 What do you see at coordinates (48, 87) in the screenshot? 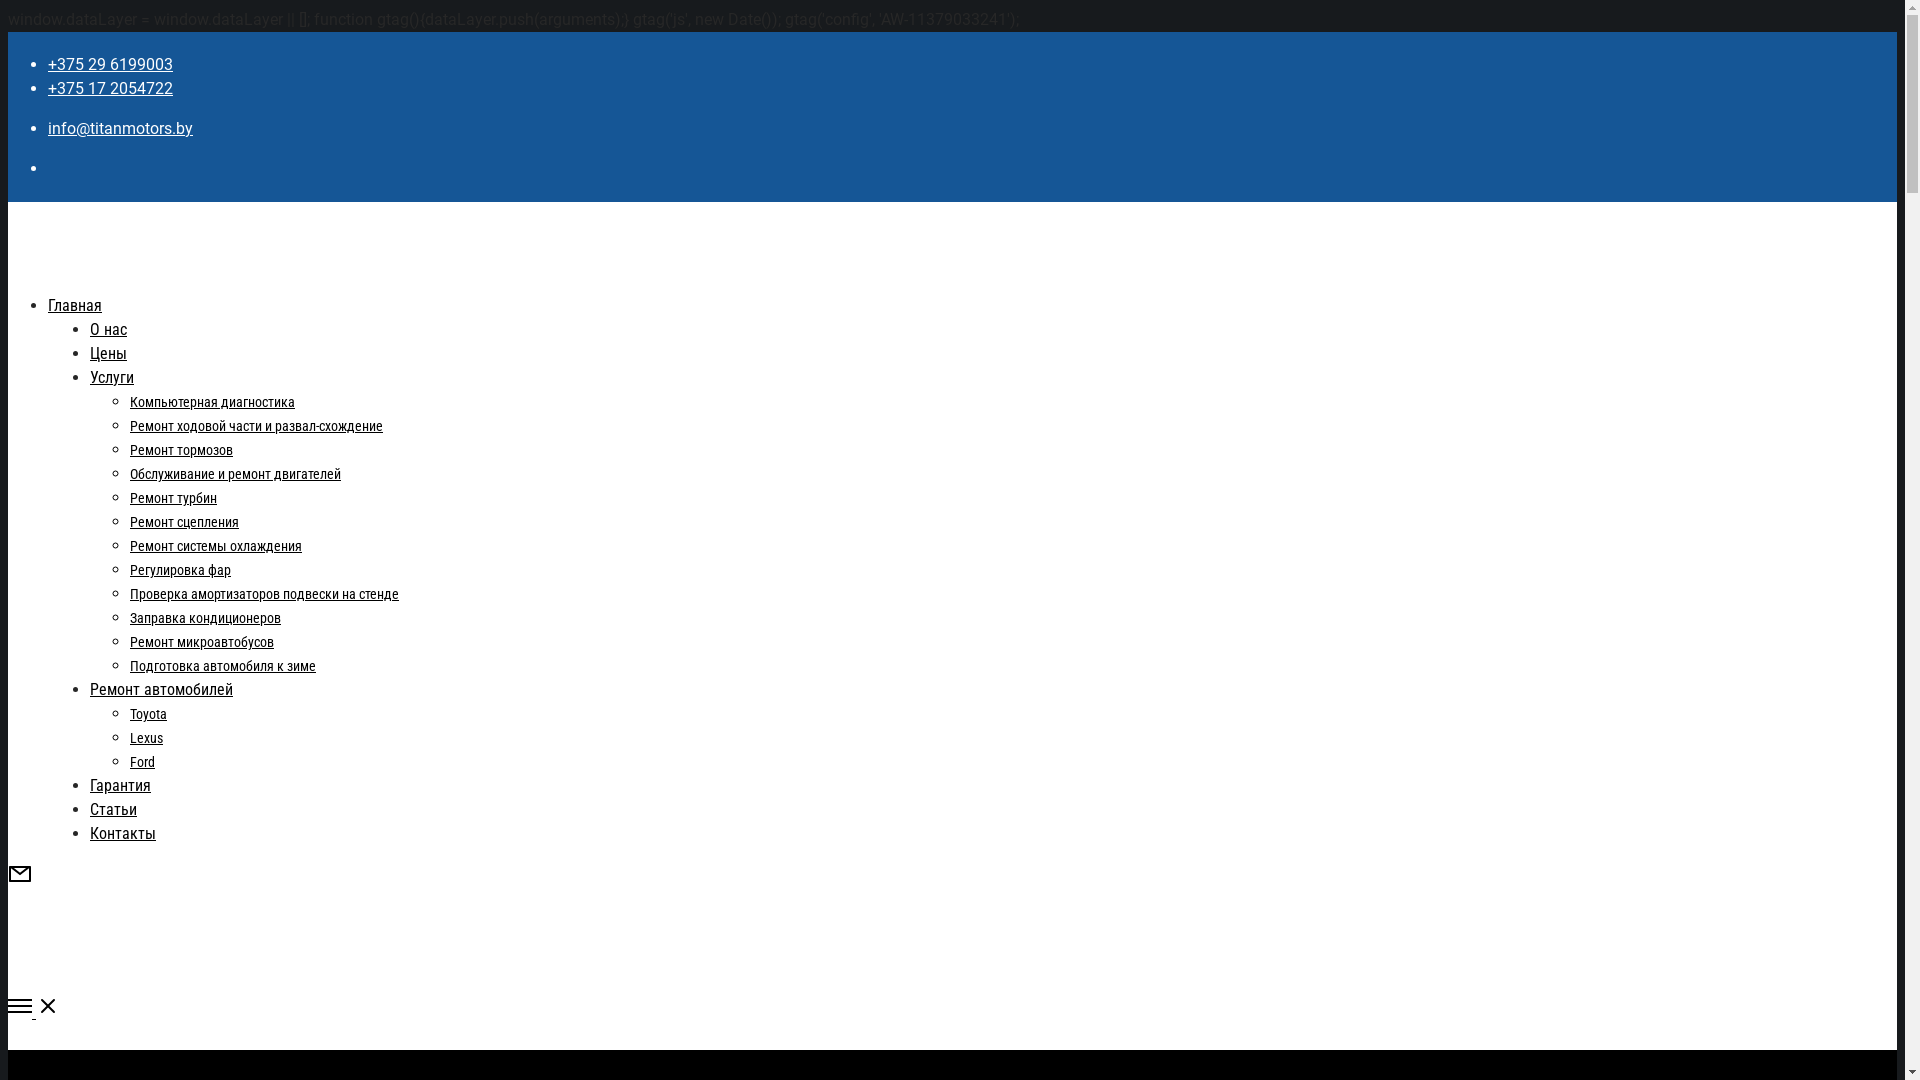
I see `'+375 17 2054722'` at bounding box center [48, 87].